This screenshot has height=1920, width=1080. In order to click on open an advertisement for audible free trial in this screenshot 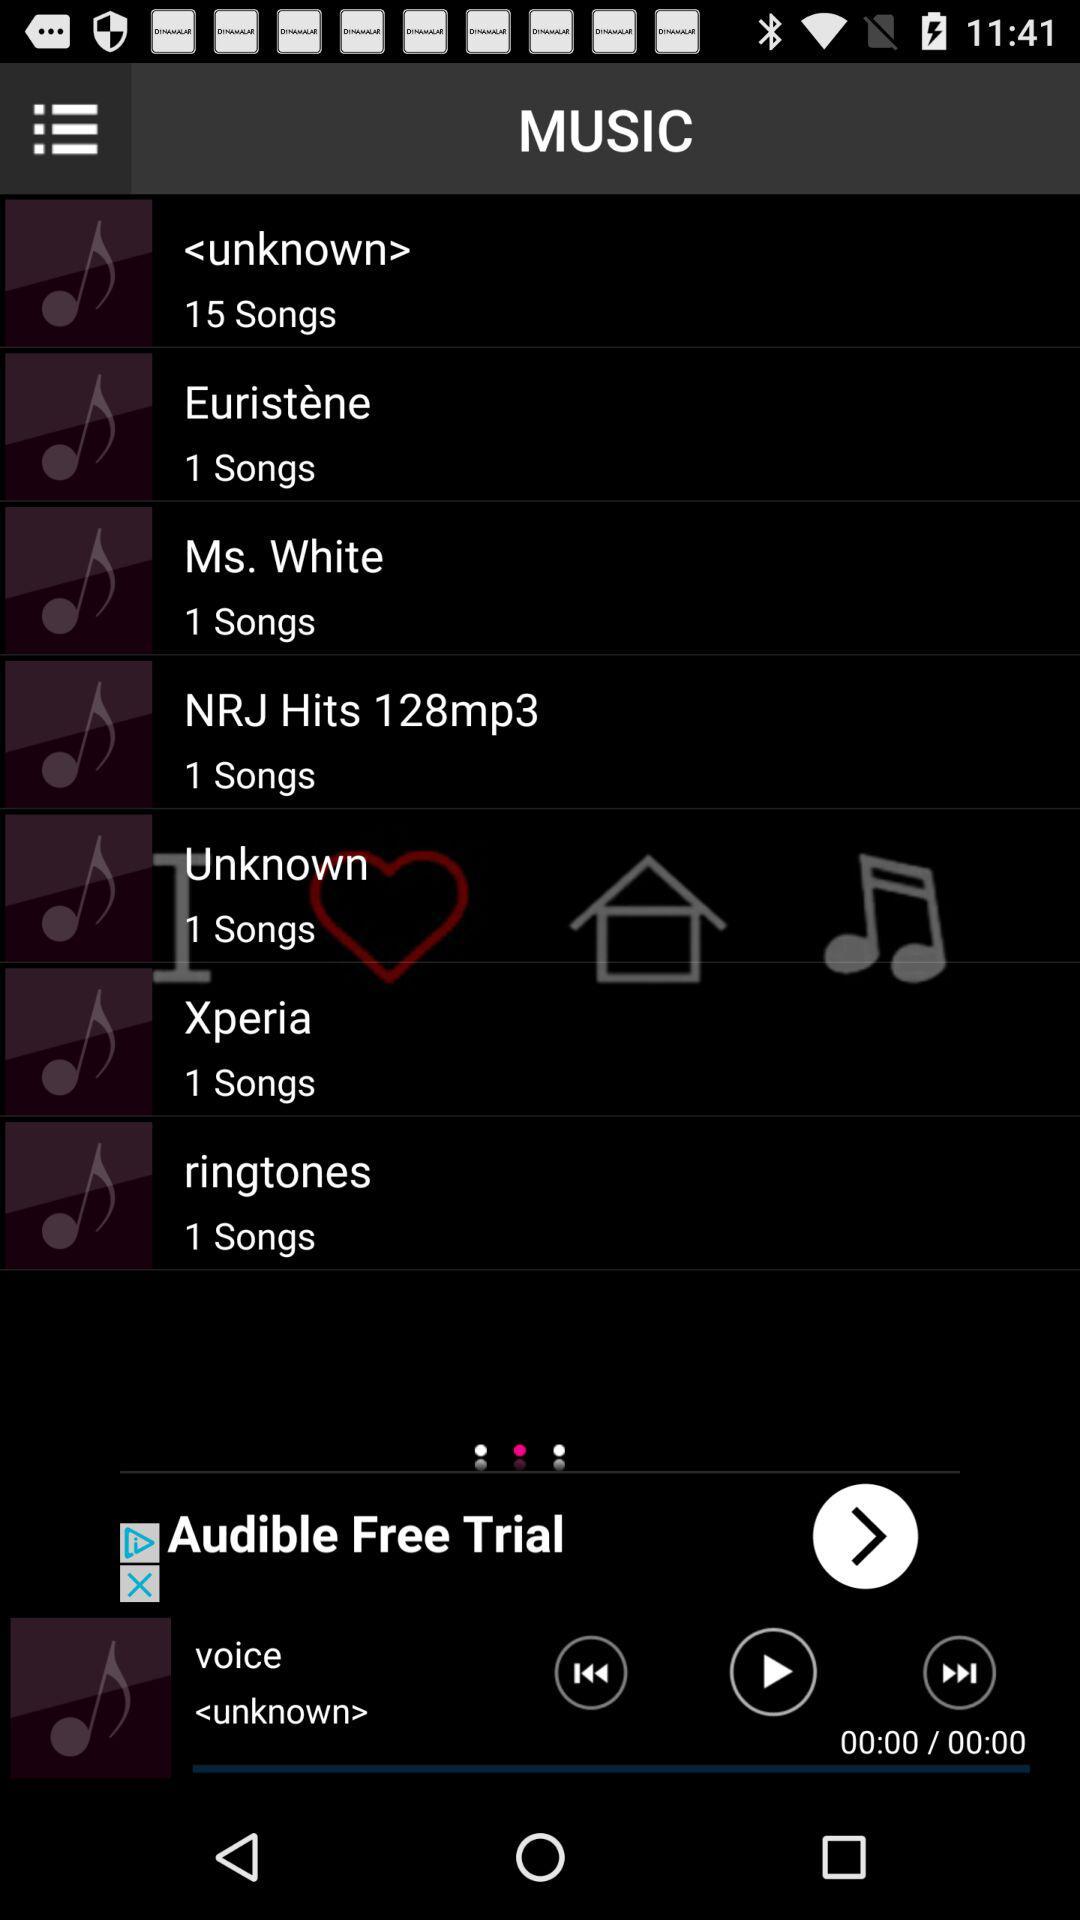, I will do `click(540, 1535)`.